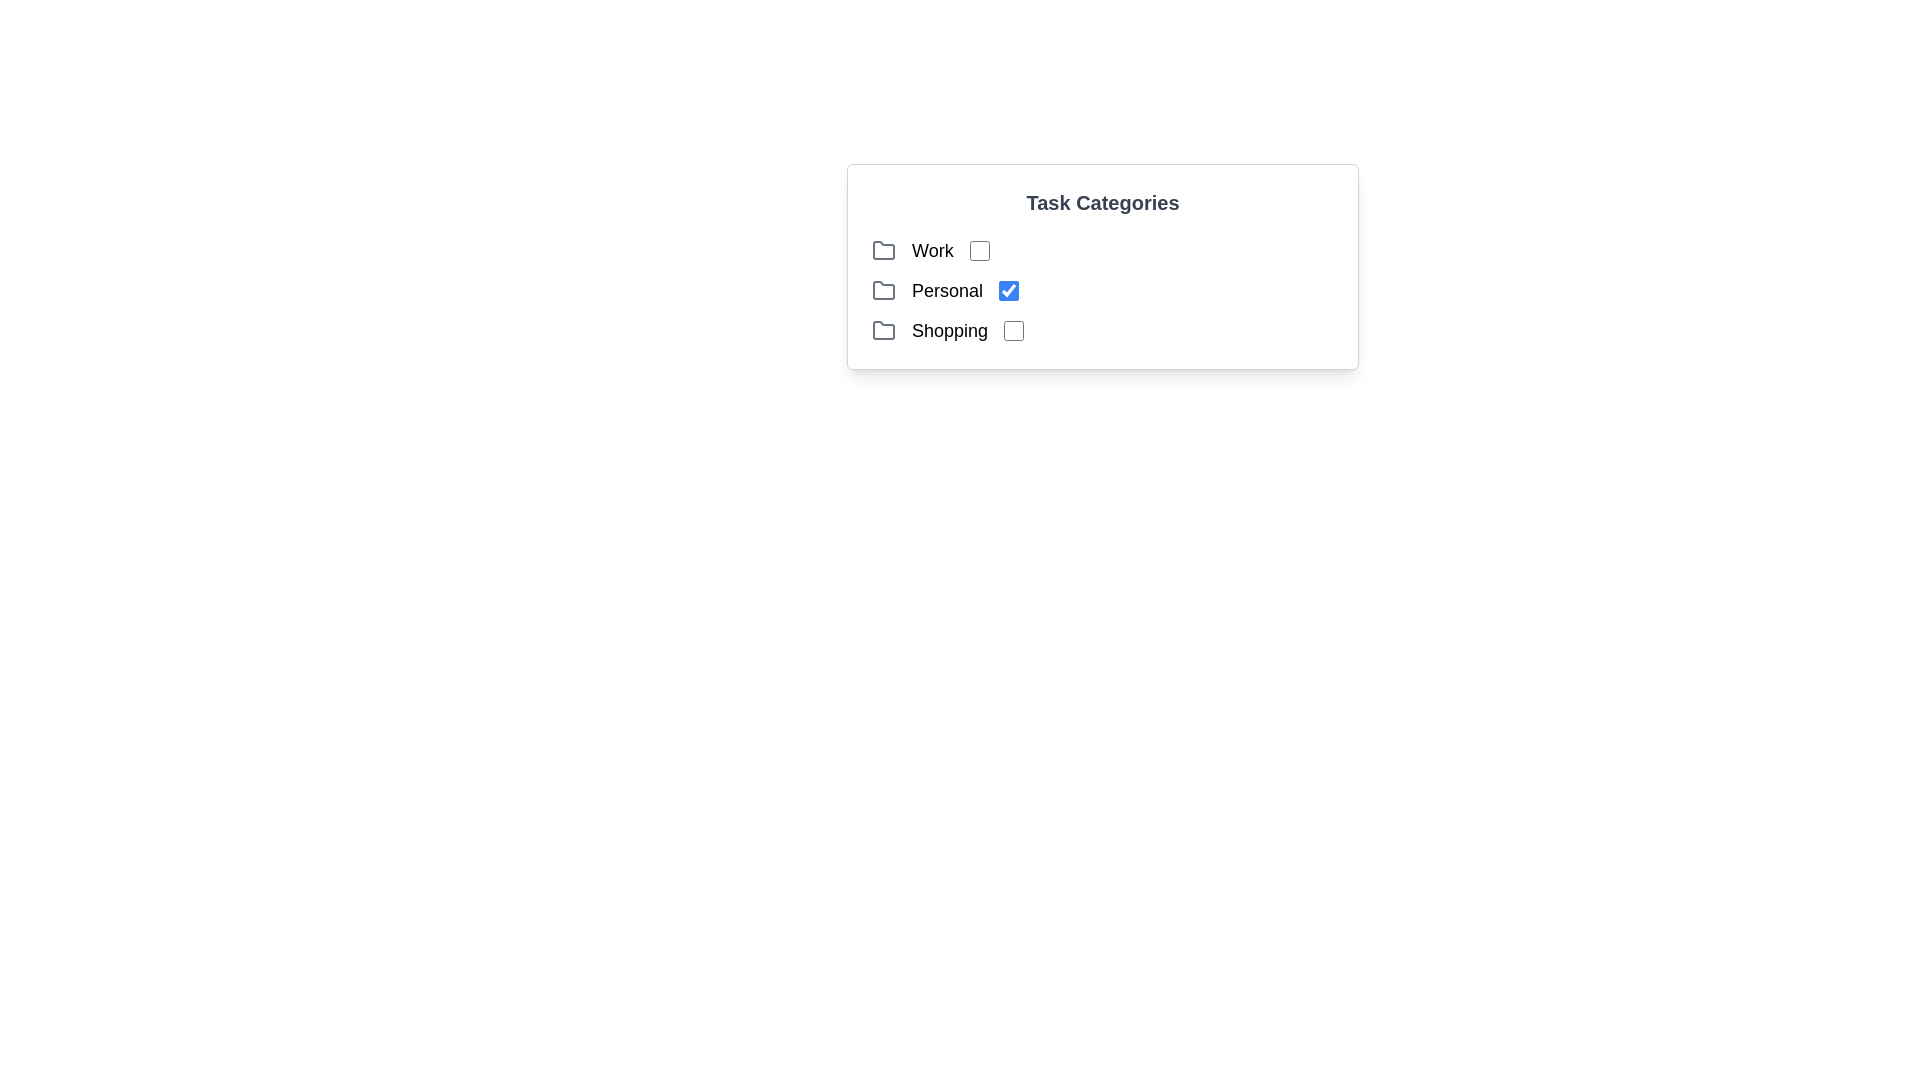 This screenshot has width=1920, height=1080. What do you see at coordinates (979, 249) in the screenshot?
I see `the checkbox located to the far right of the text 'Work'` at bounding box center [979, 249].